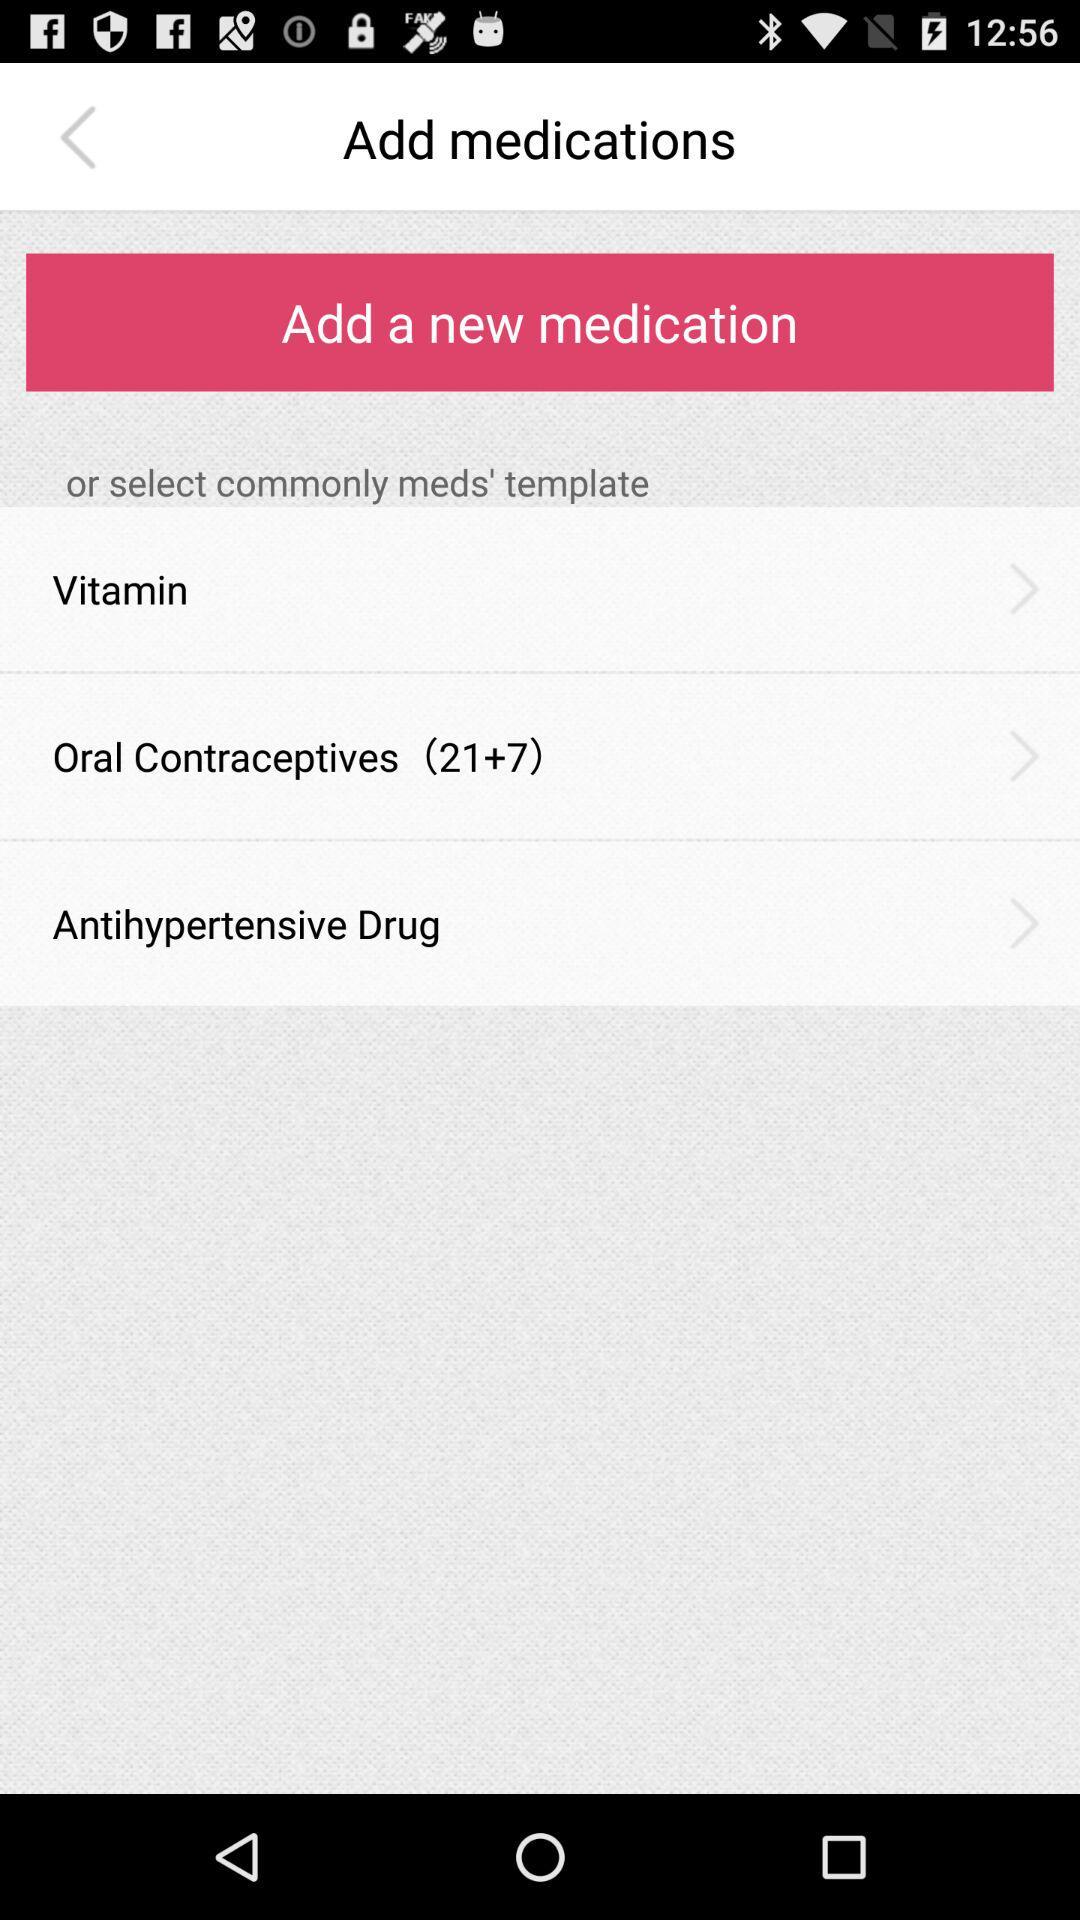  I want to click on app to the right of the antihypertensive drug, so click(1024, 922).